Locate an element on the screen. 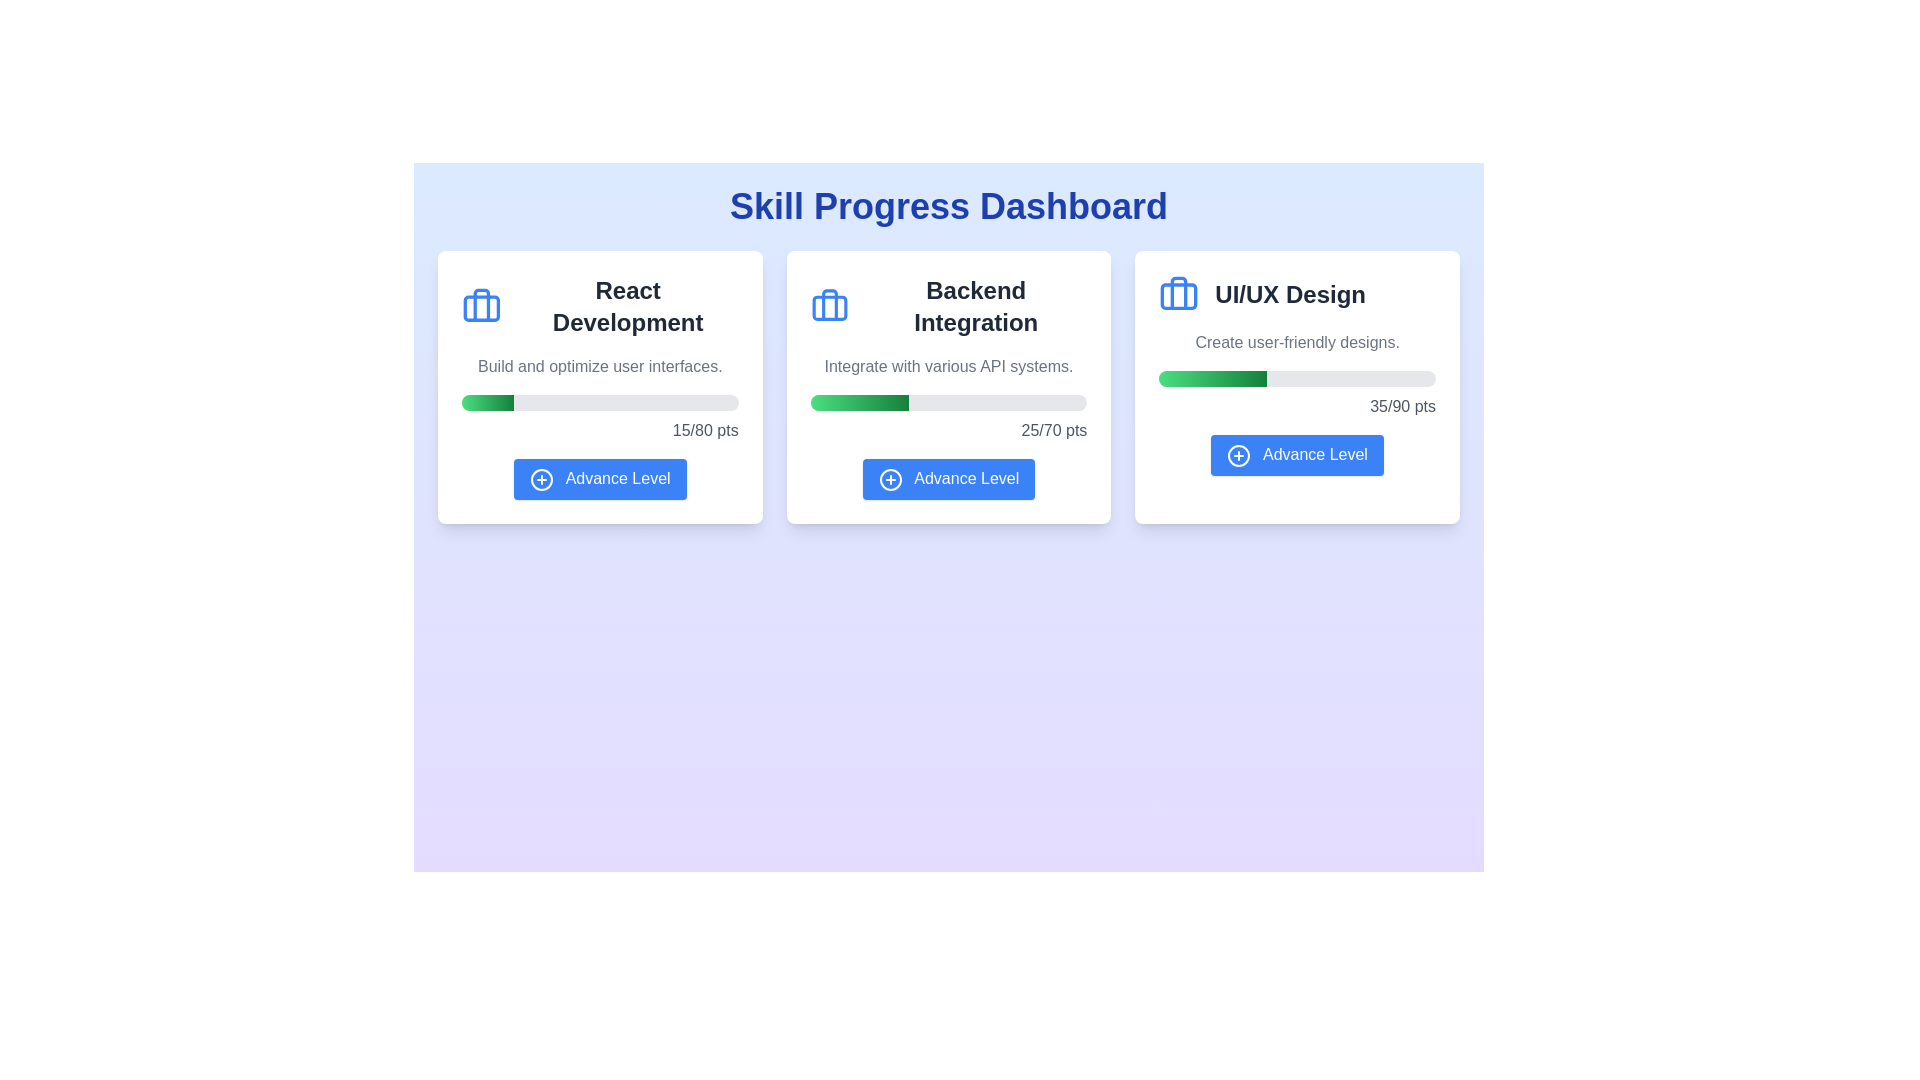  the icon located to the left of the 'Advance Level' button in the third card of the 'UI/UX Design' section is located at coordinates (1238, 455).